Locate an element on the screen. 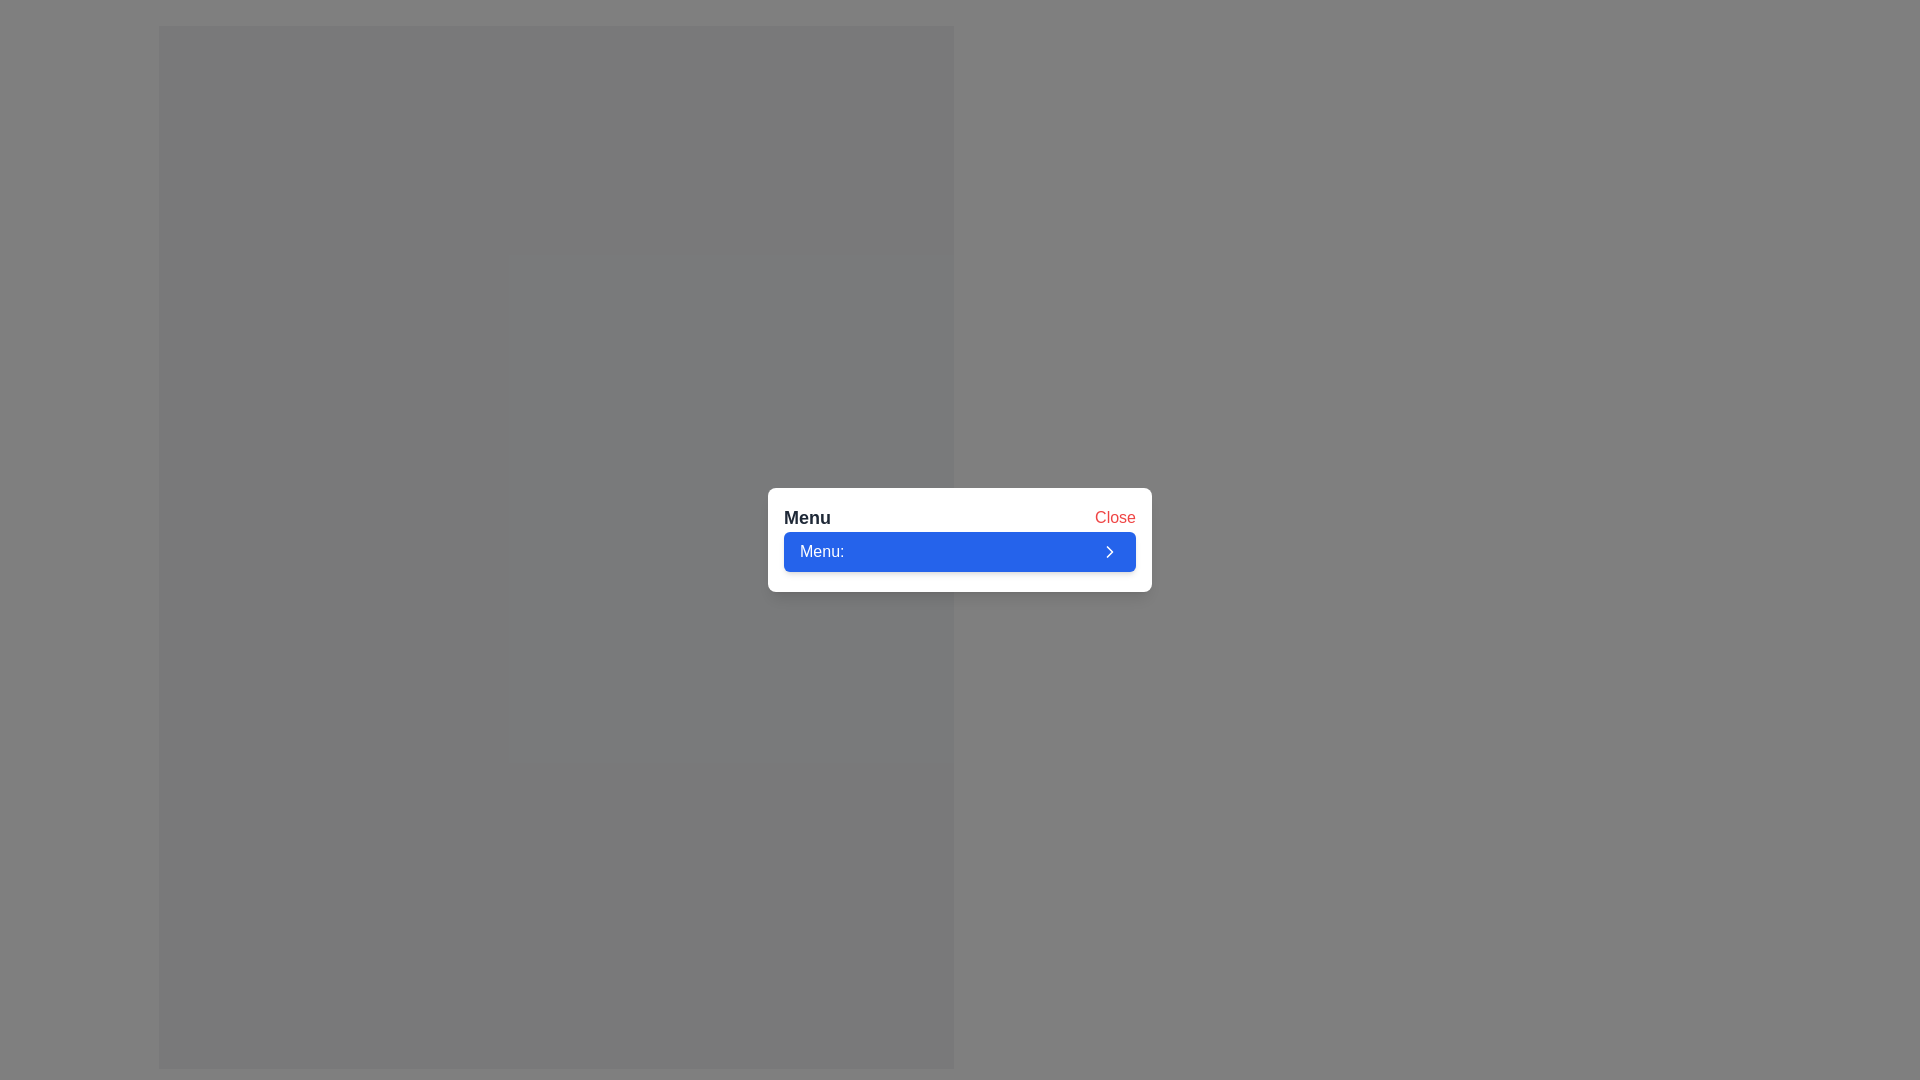 The width and height of the screenshot is (1920, 1080). the Text Label located in the top-left corner of the header section, which indicates the title or purpose of the panel is located at coordinates (807, 516).